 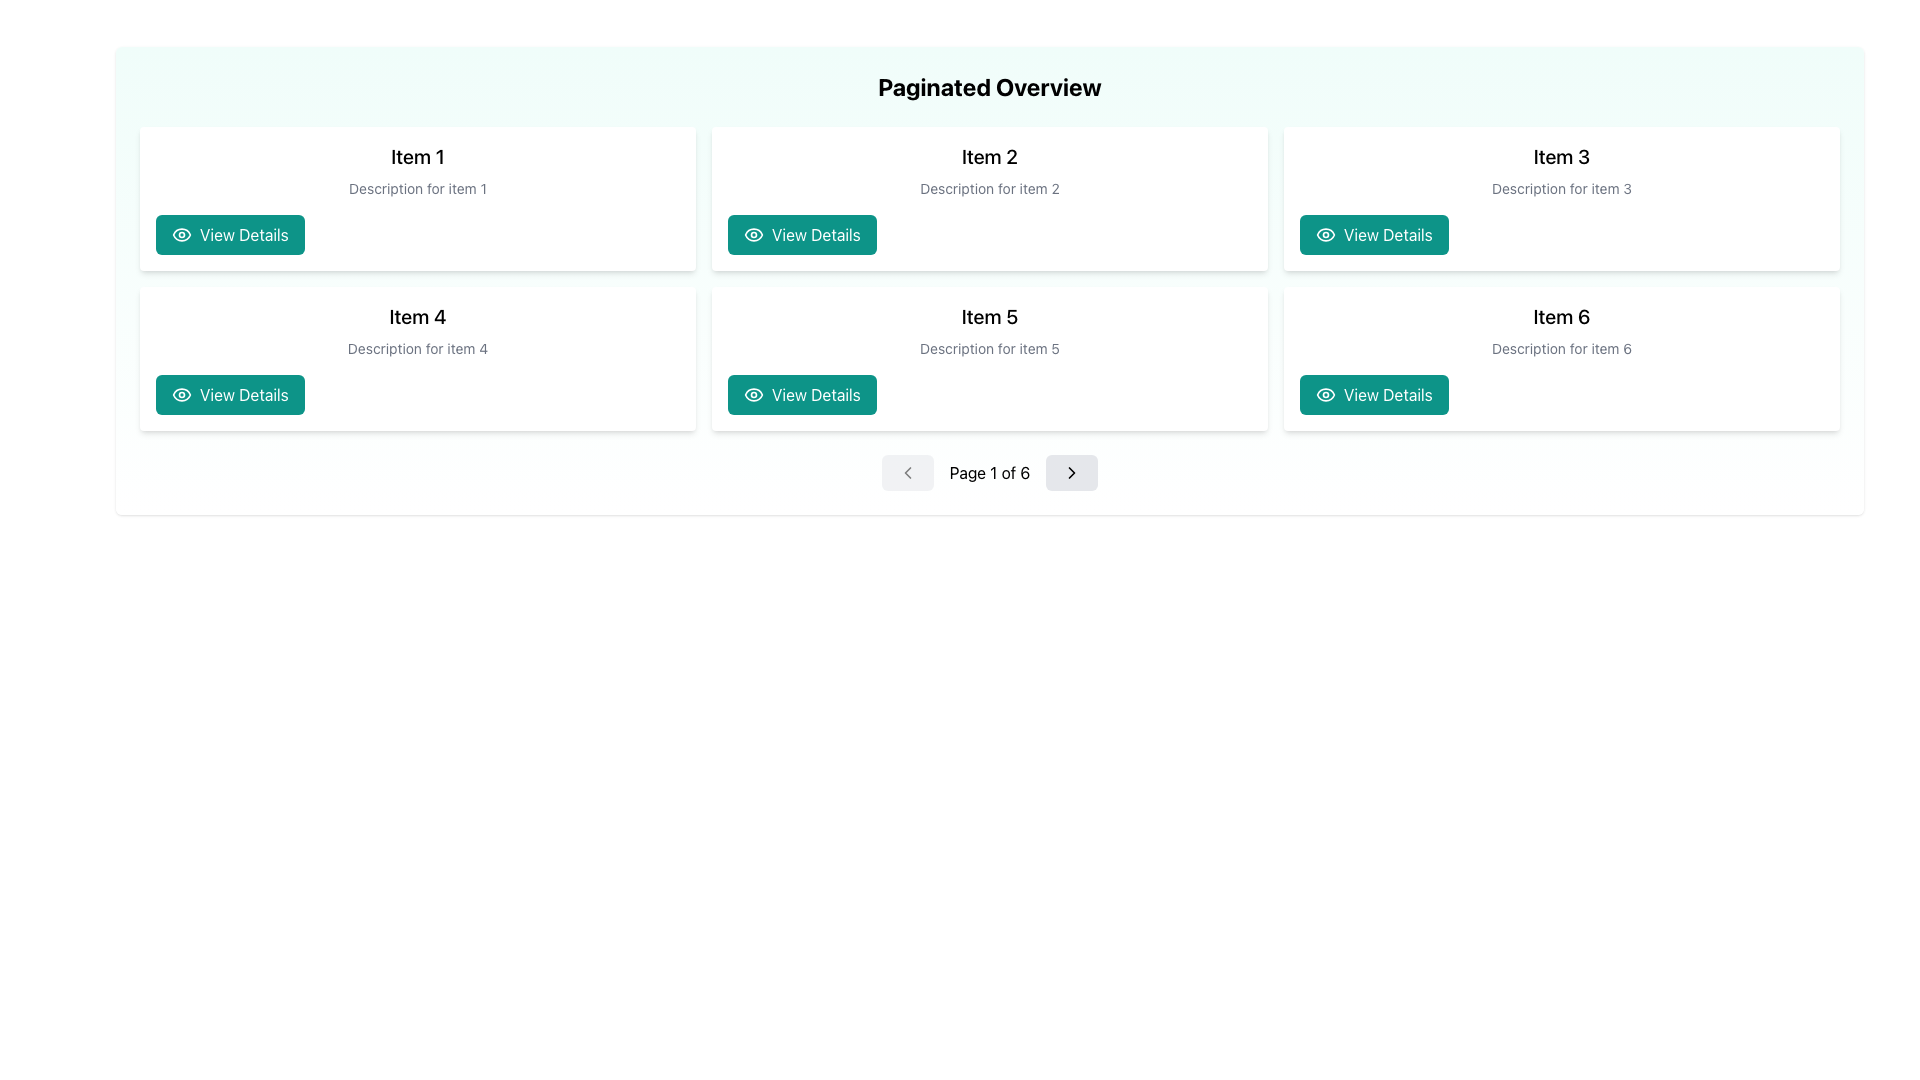 What do you see at coordinates (1373, 234) in the screenshot?
I see `the information button located at the bottom-right corner of the card titled 'Item 3' to activate any hover effects` at bounding box center [1373, 234].